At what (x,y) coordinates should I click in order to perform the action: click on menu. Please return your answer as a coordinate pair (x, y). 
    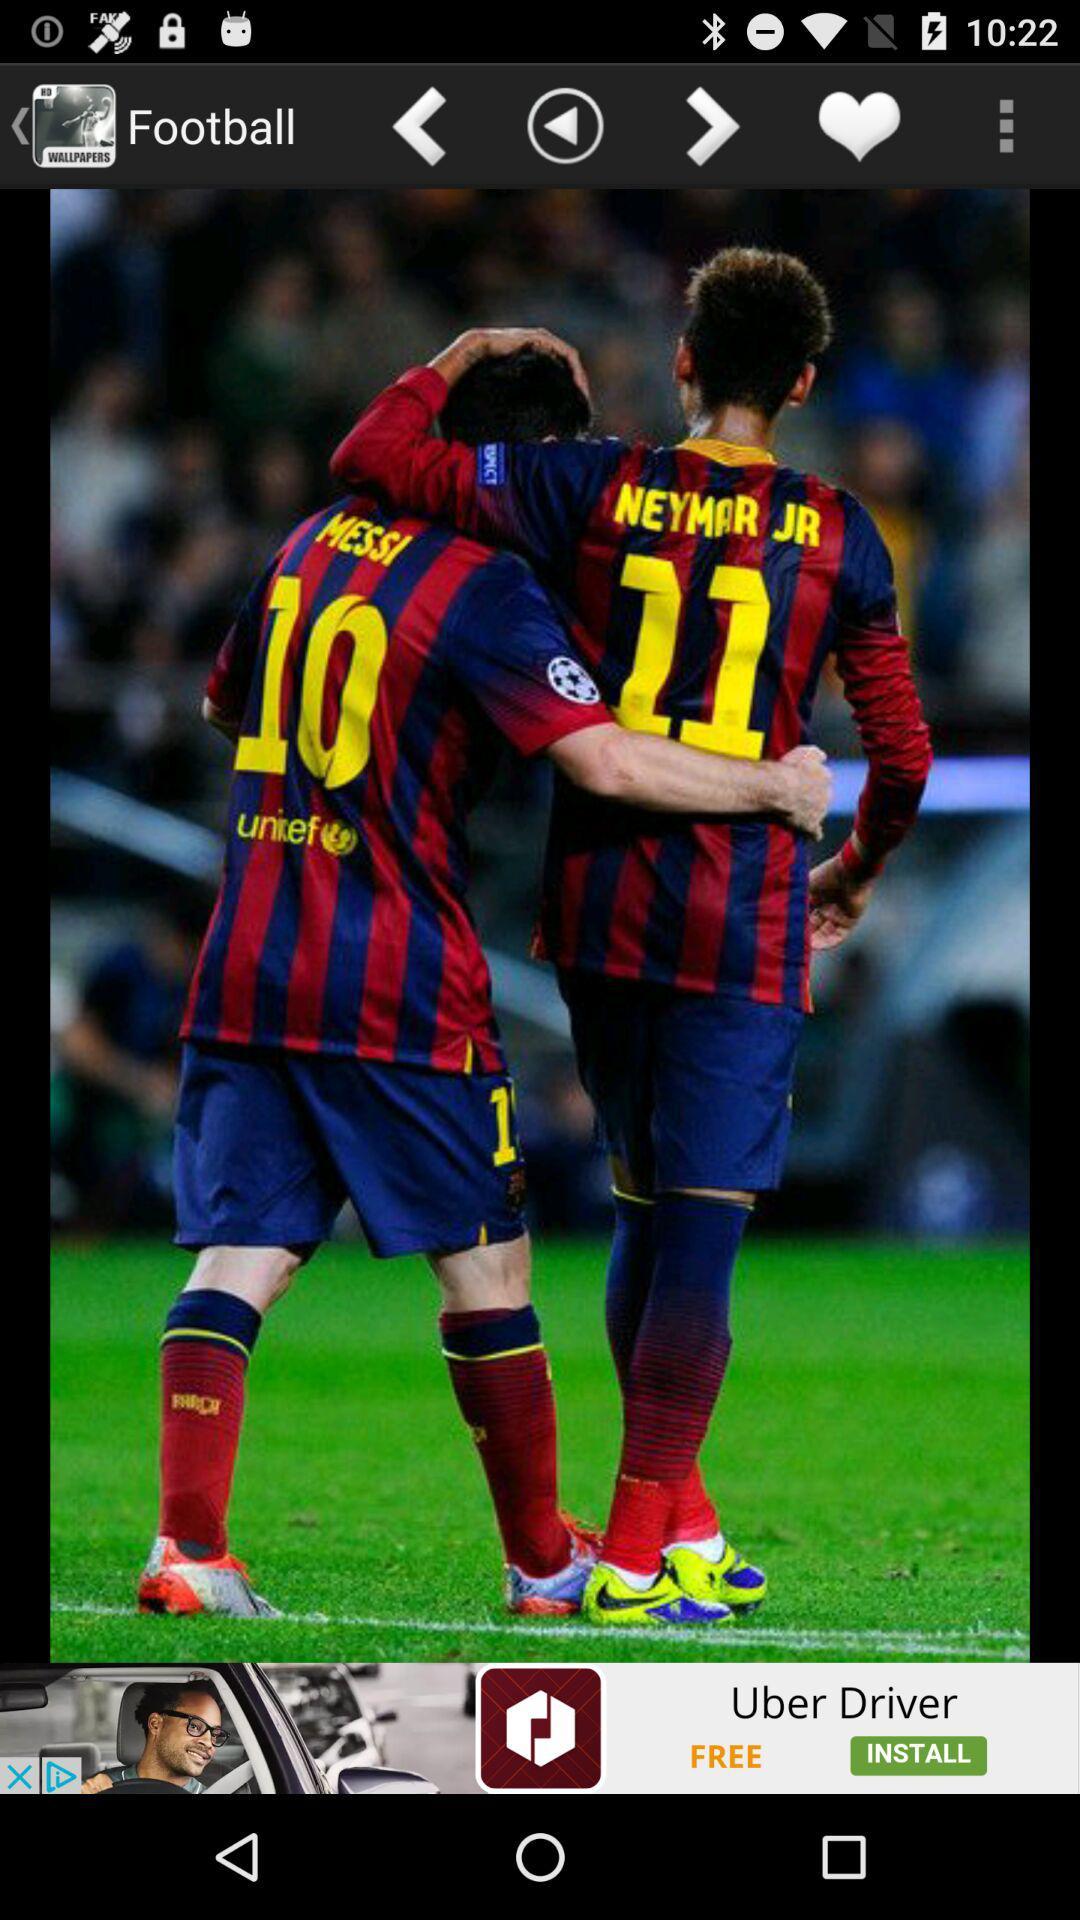
    Looking at the image, I should click on (1006, 124).